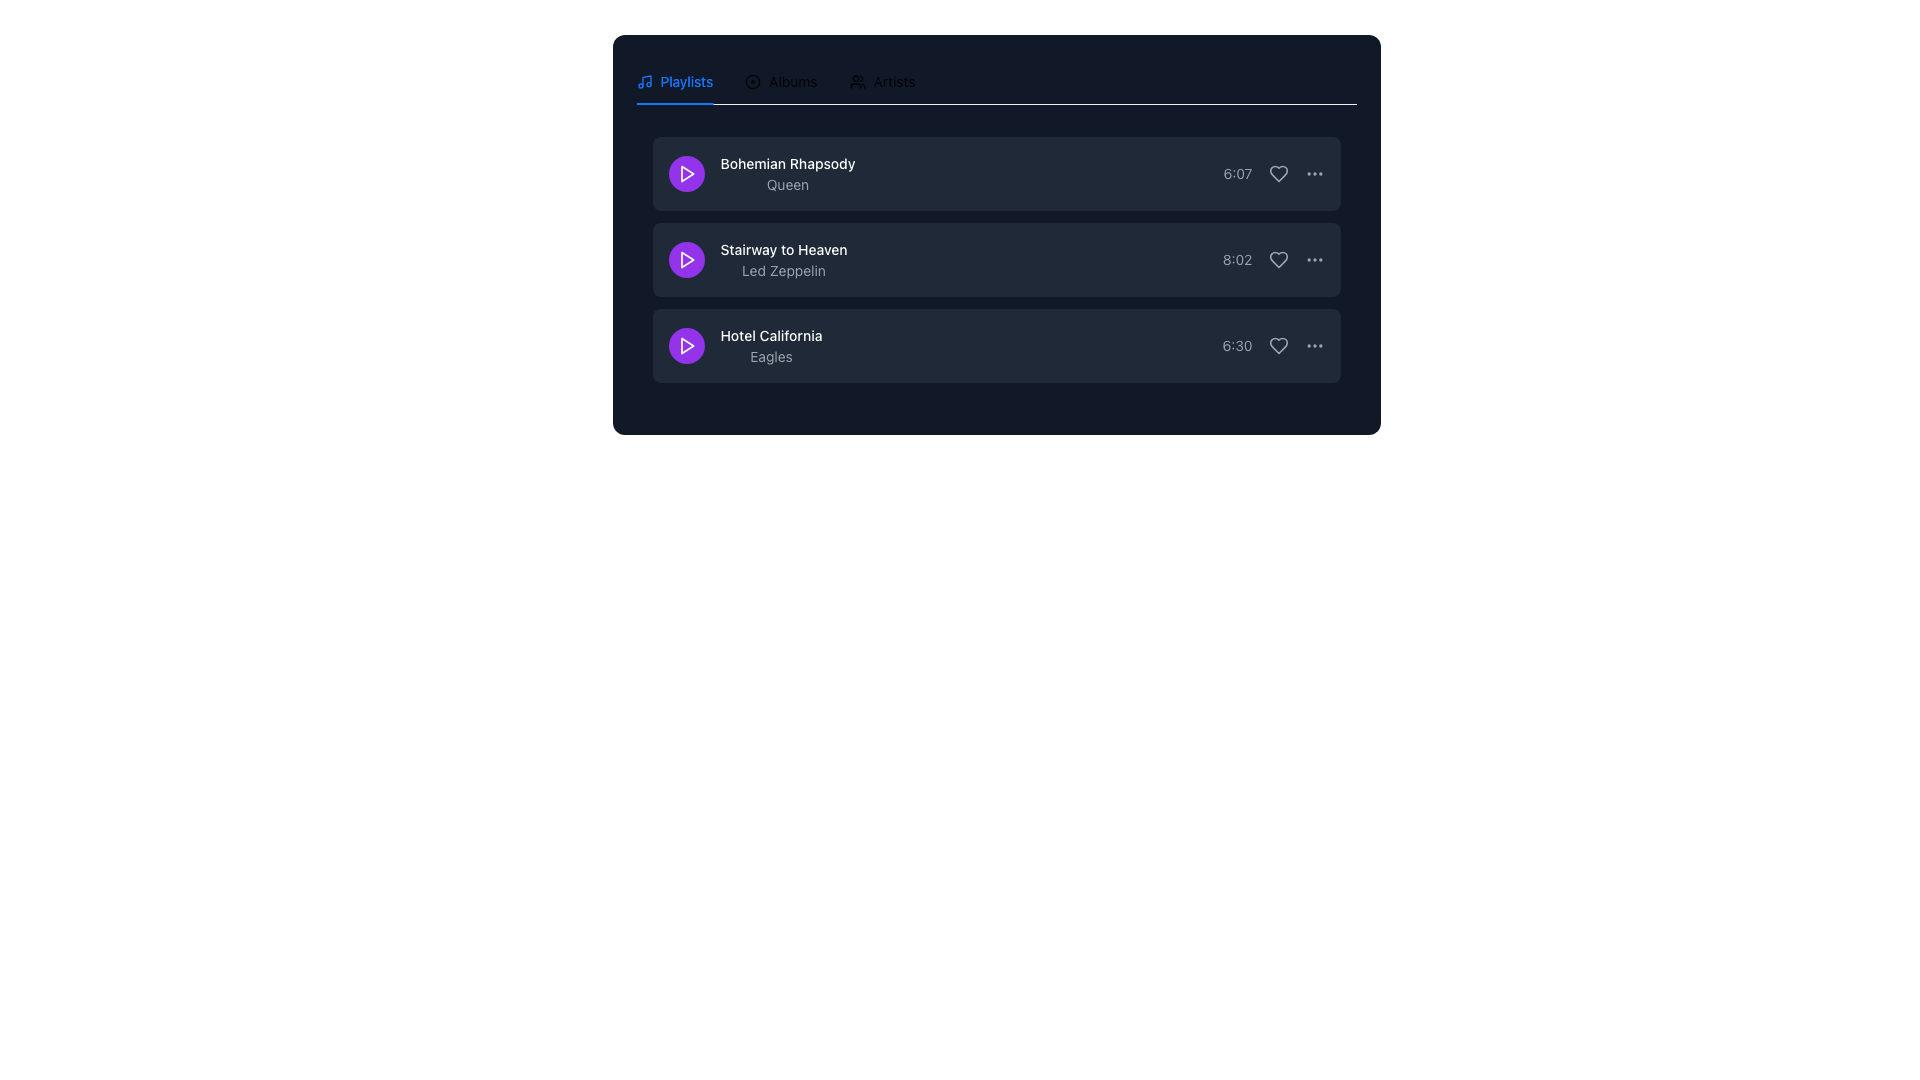  What do you see at coordinates (687, 345) in the screenshot?
I see `the play icon button located in the third row of the playlist interface for the track 'Hotel California' by the Eagles` at bounding box center [687, 345].